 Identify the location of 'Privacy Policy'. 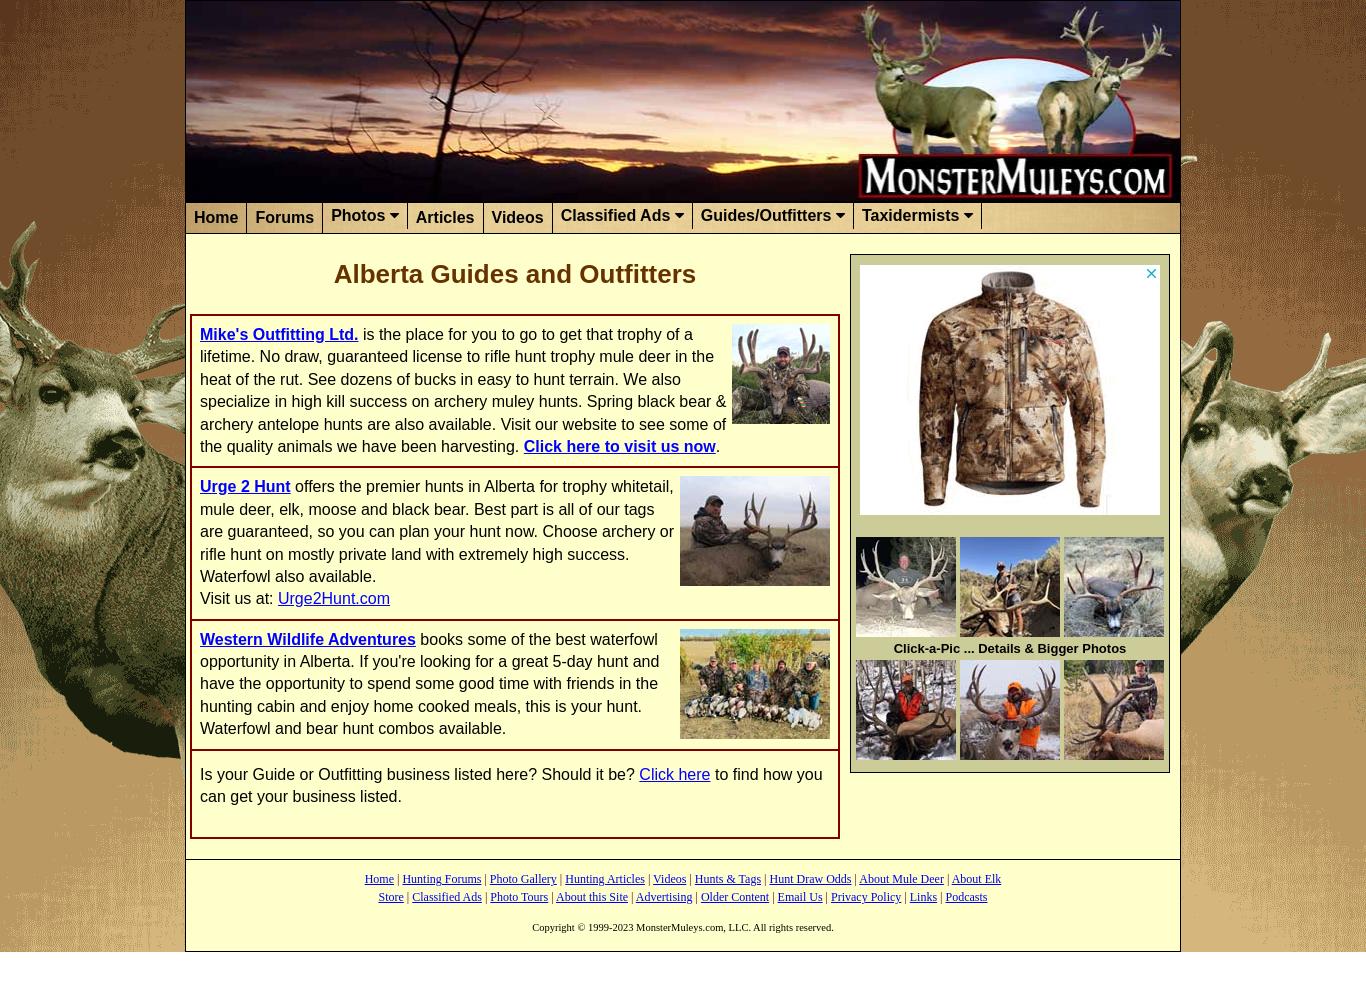
(865, 897).